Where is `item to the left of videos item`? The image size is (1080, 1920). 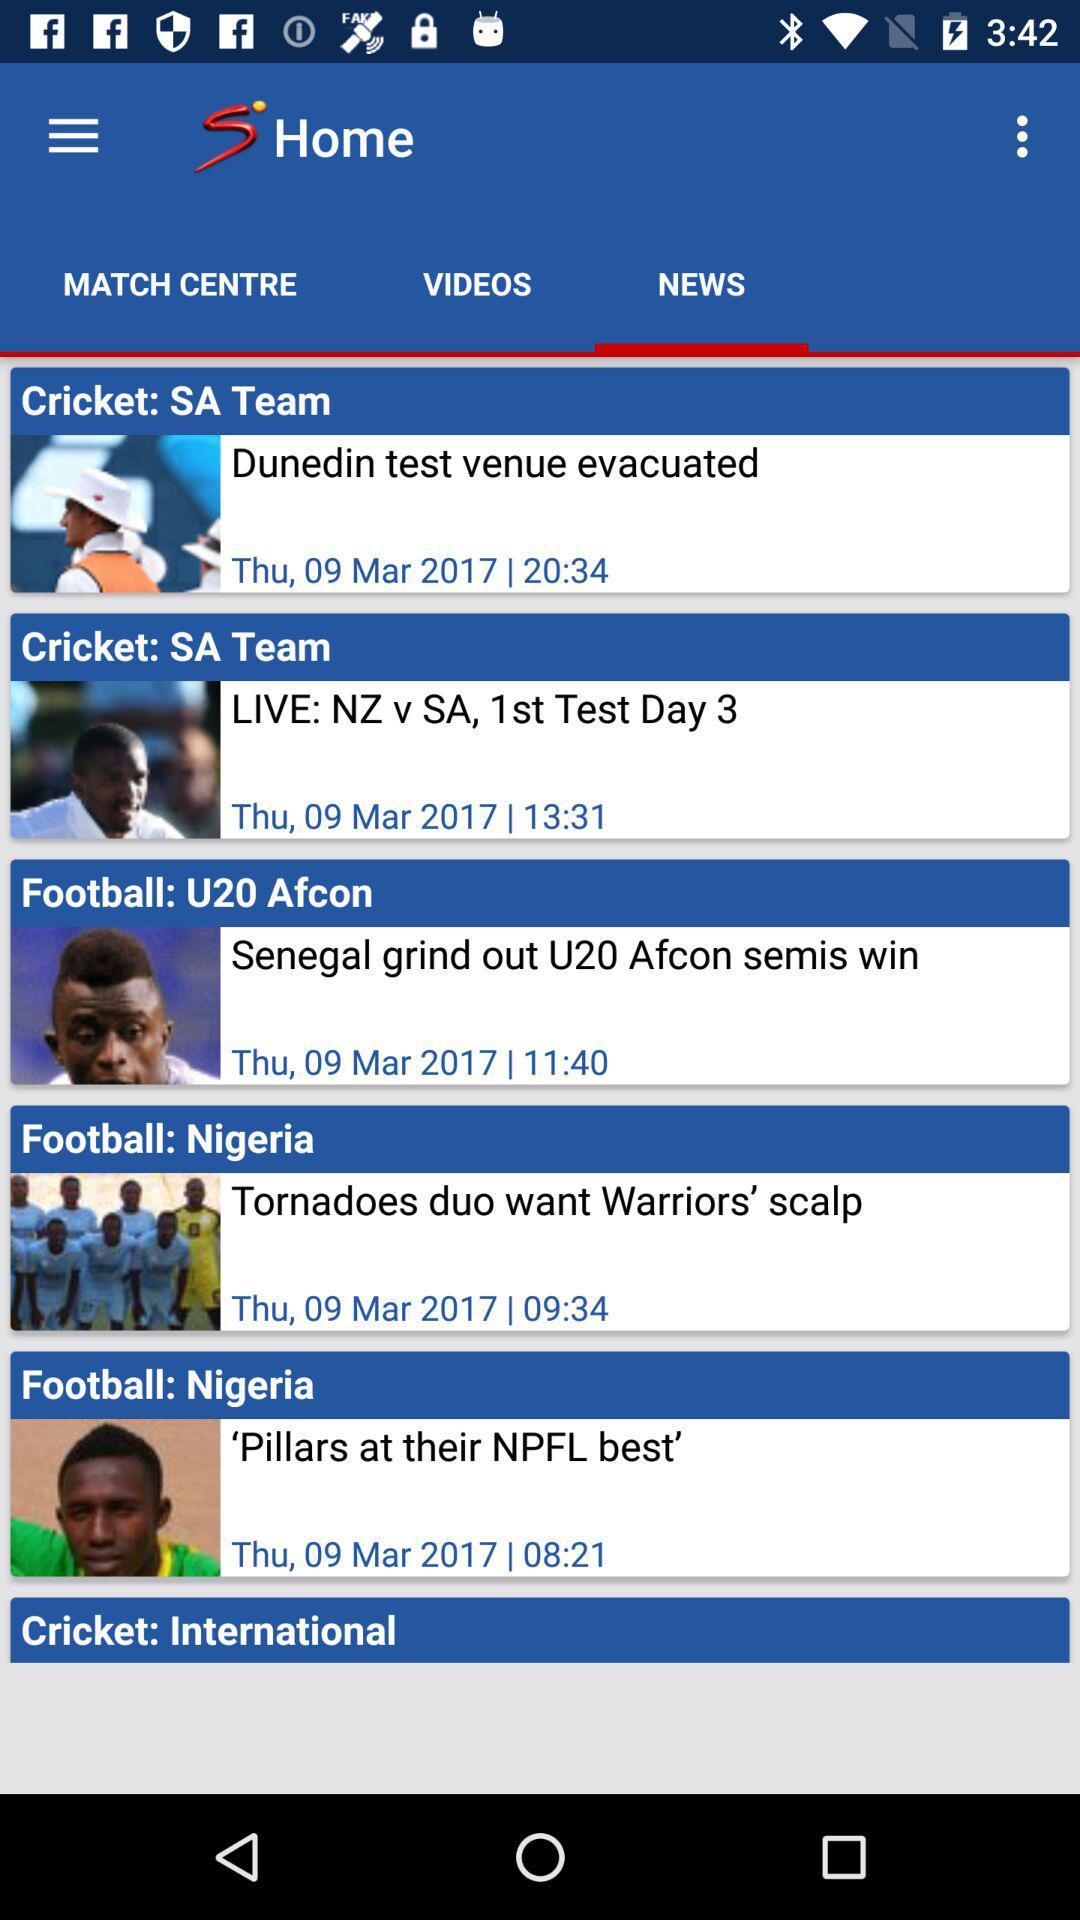 item to the left of videos item is located at coordinates (180, 282).